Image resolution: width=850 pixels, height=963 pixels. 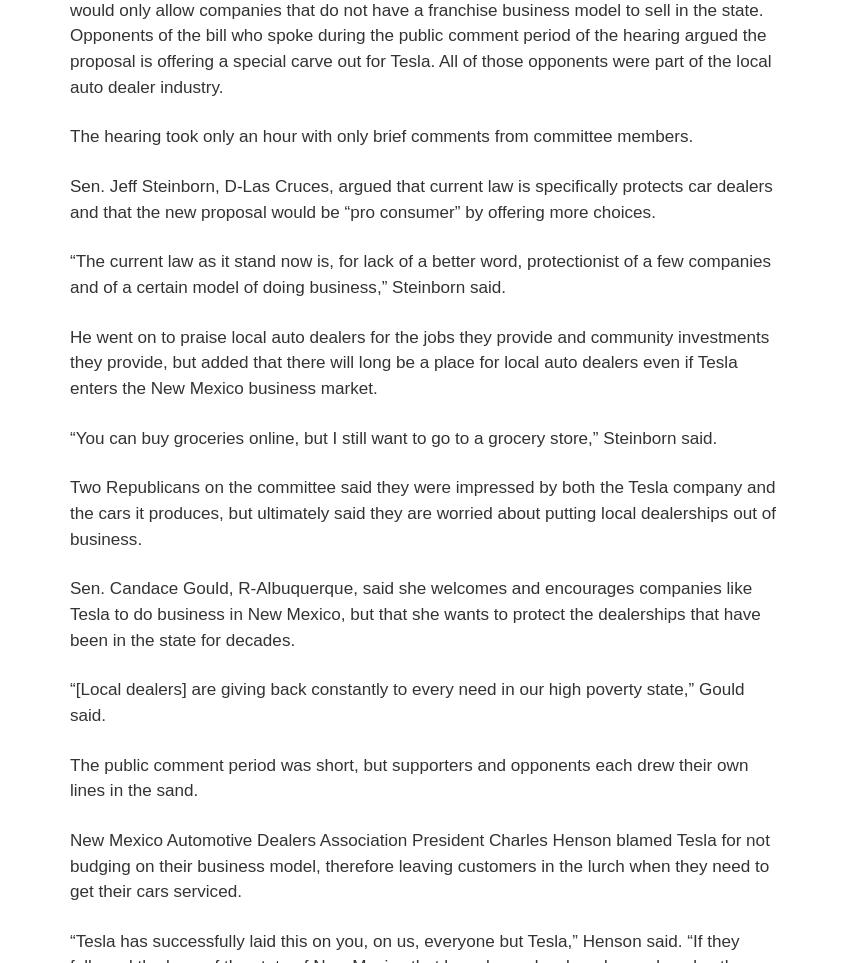 What do you see at coordinates (422, 512) in the screenshot?
I see `'Two Republicans on the committee said they were impressed by both the Tesla company and the cars it produces, but ultimately said they are worried about putting local dealerships out of business.'` at bounding box center [422, 512].